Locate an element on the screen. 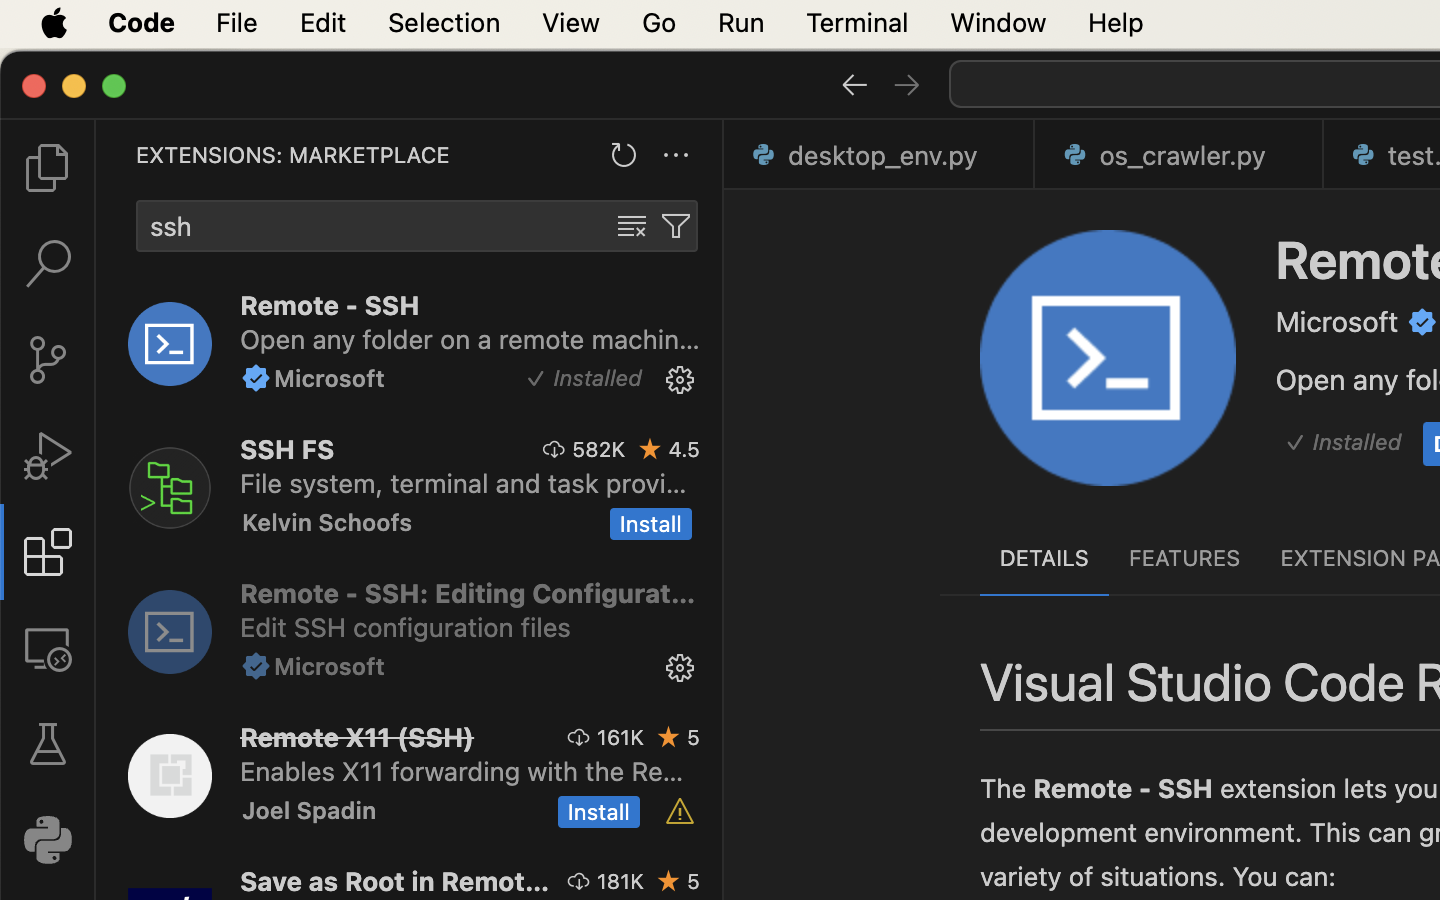 This screenshot has height=900, width=1440. '0 ' is located at coordinates (46, 360).